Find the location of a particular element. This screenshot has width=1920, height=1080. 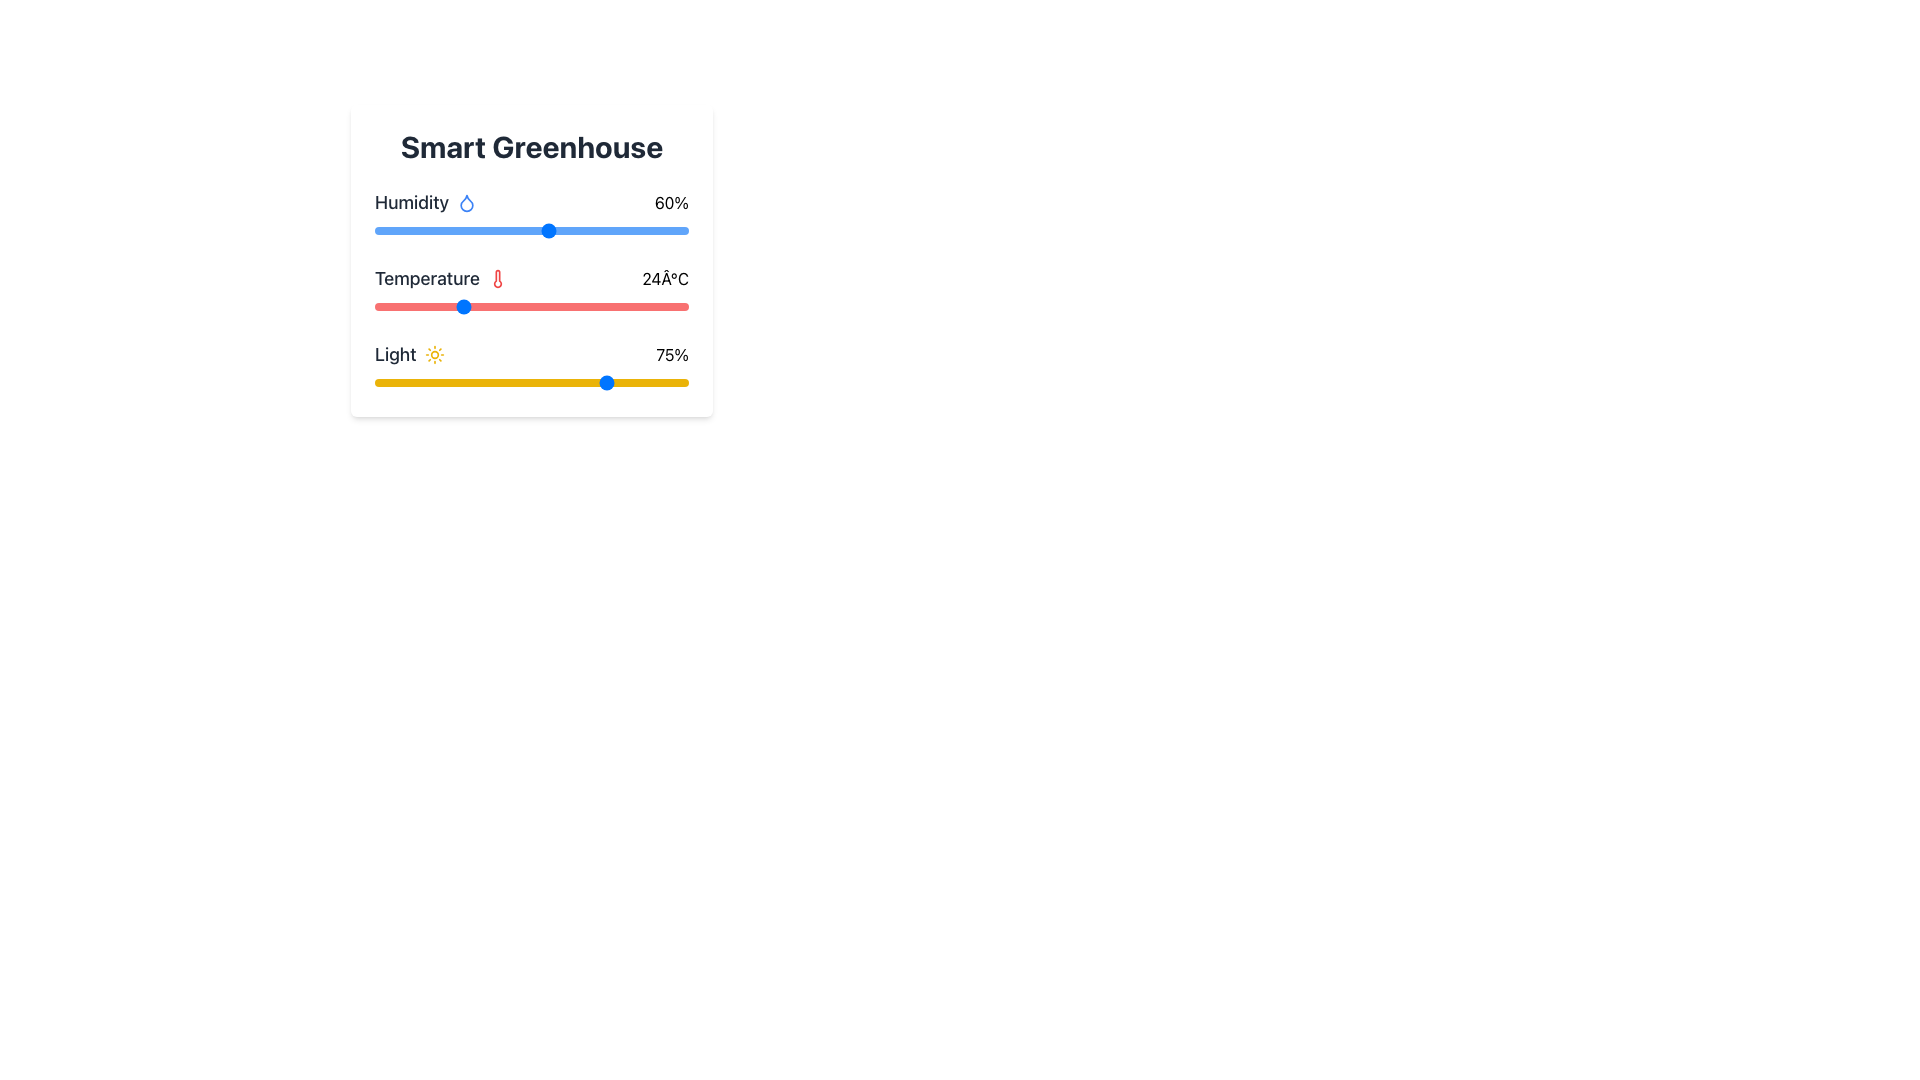

the Text Label that displays the current humidity percentage in the greenhouse monitoring interface, located to the right of the blue droplet icon and the 'Humidity' label is located at coordinates (672, 203).